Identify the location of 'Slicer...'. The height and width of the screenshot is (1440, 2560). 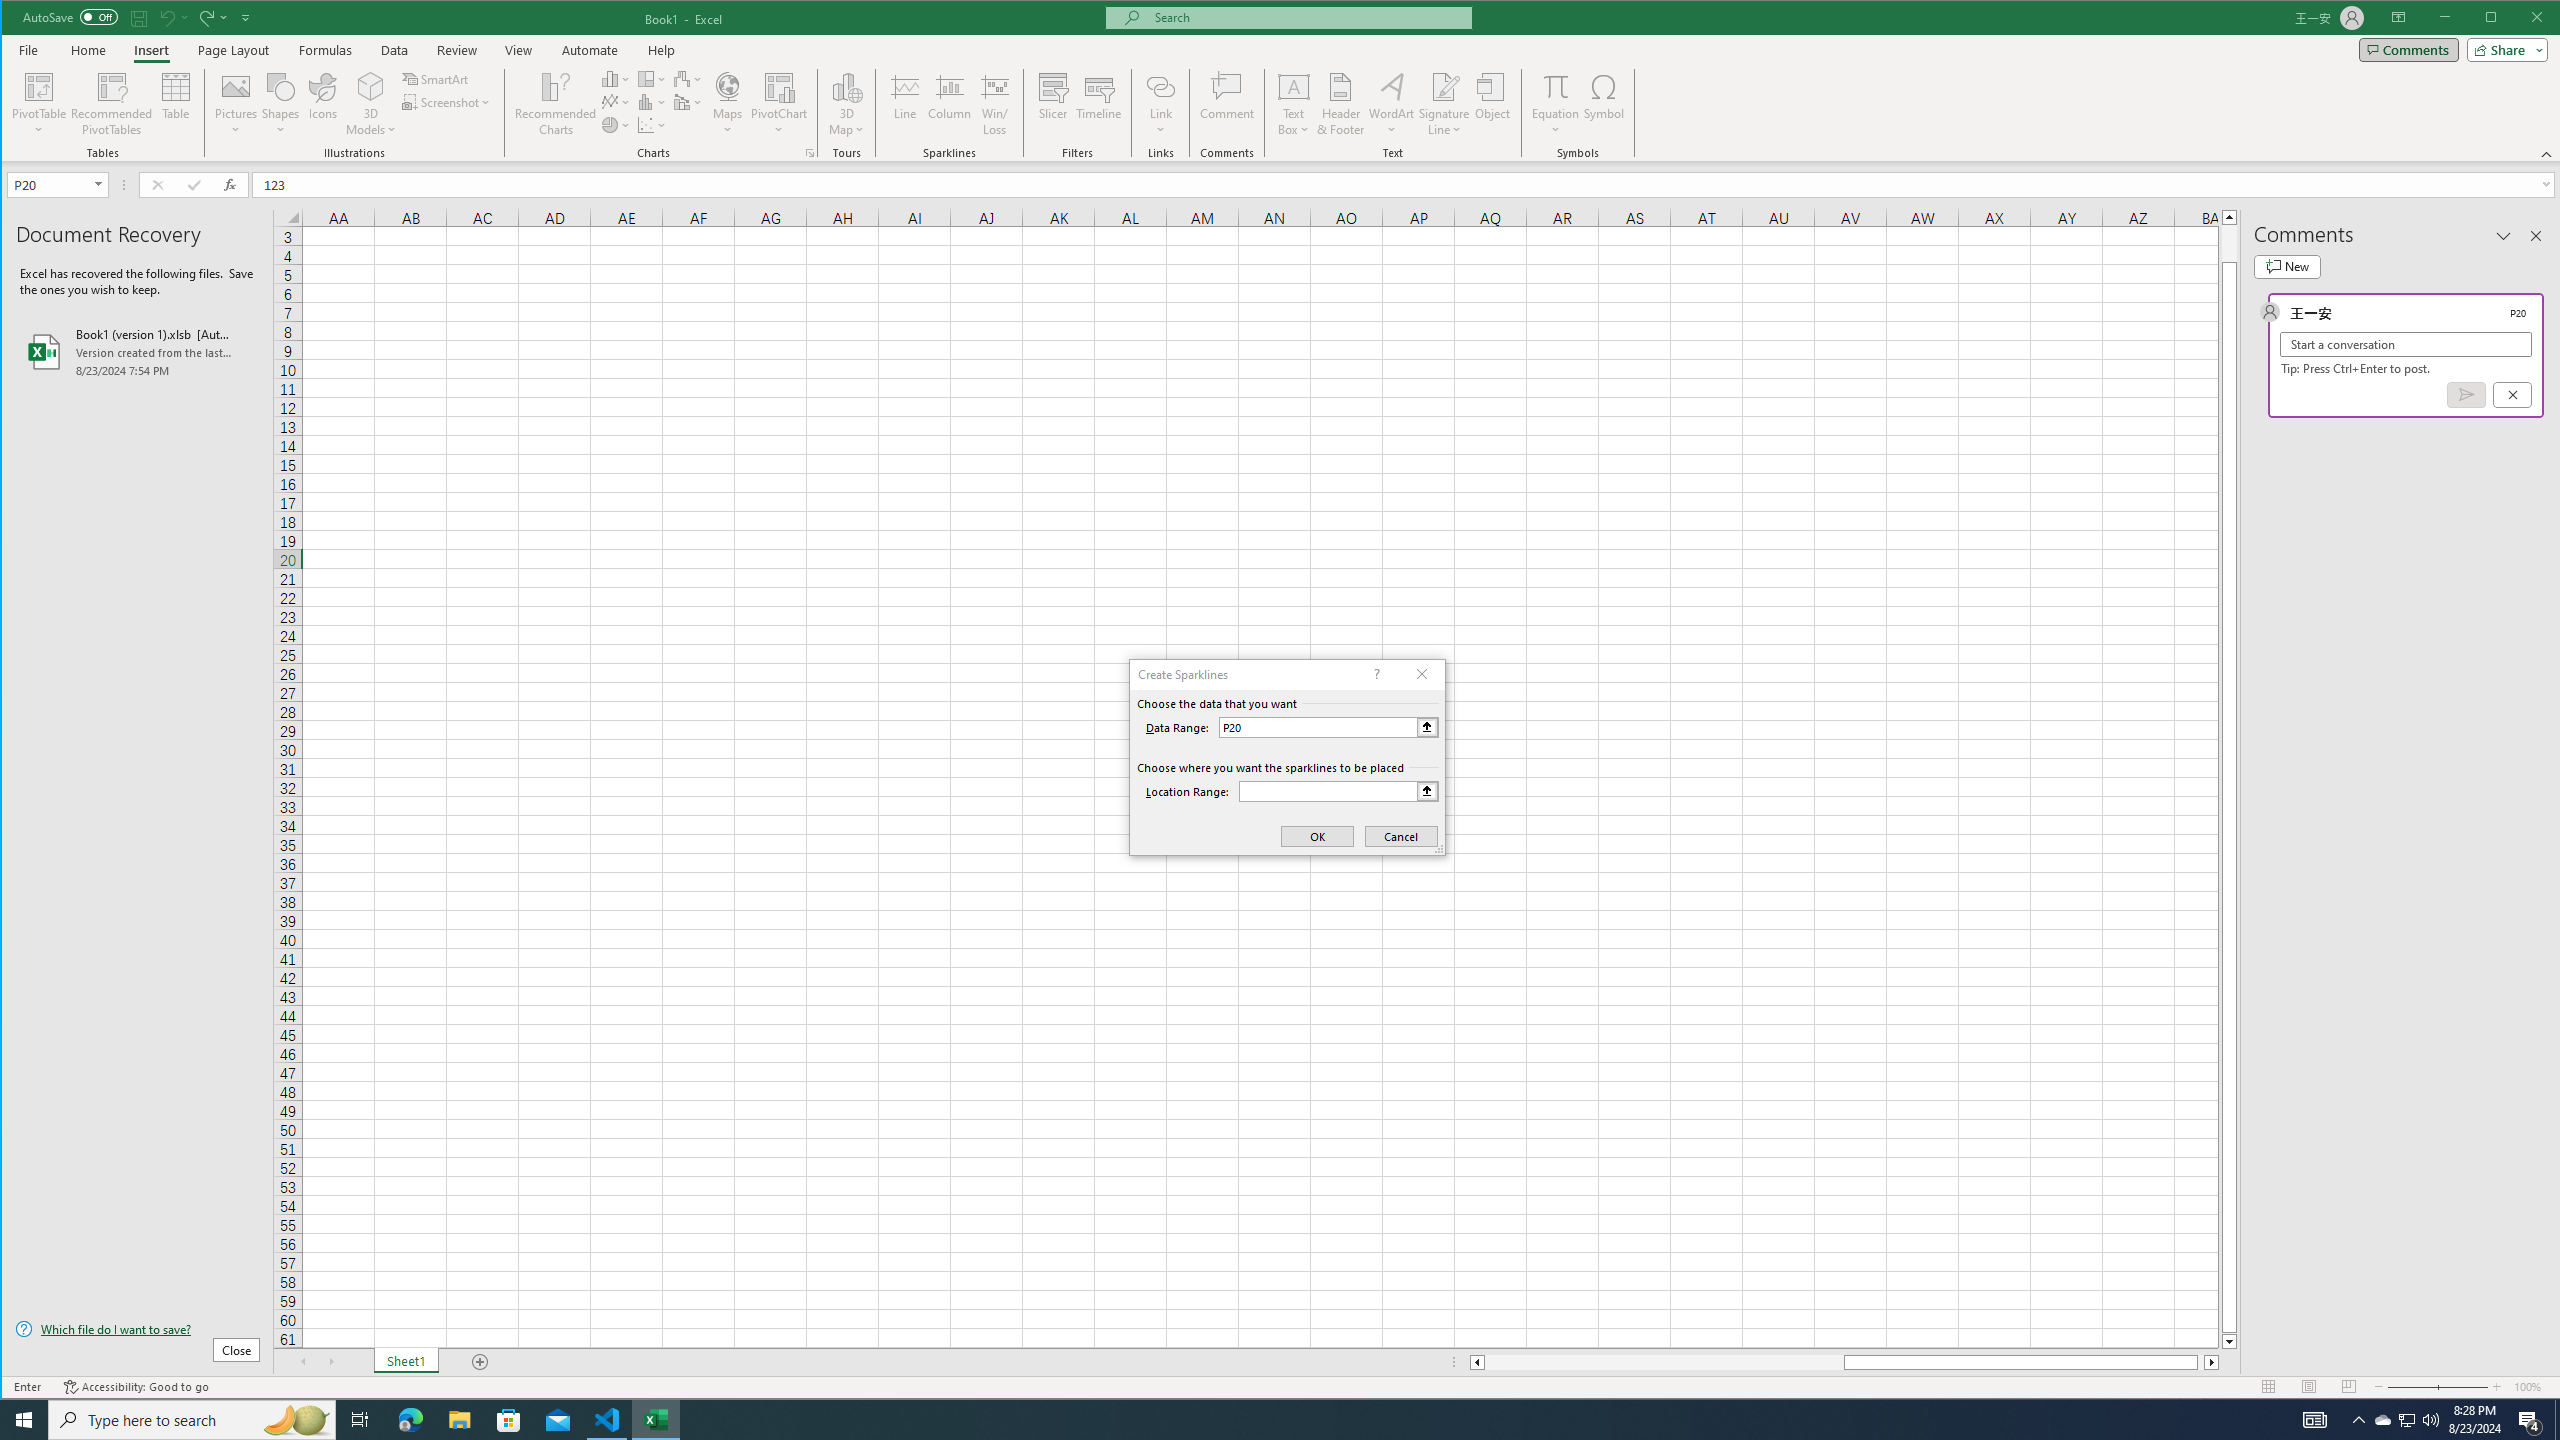
(1052, 103).